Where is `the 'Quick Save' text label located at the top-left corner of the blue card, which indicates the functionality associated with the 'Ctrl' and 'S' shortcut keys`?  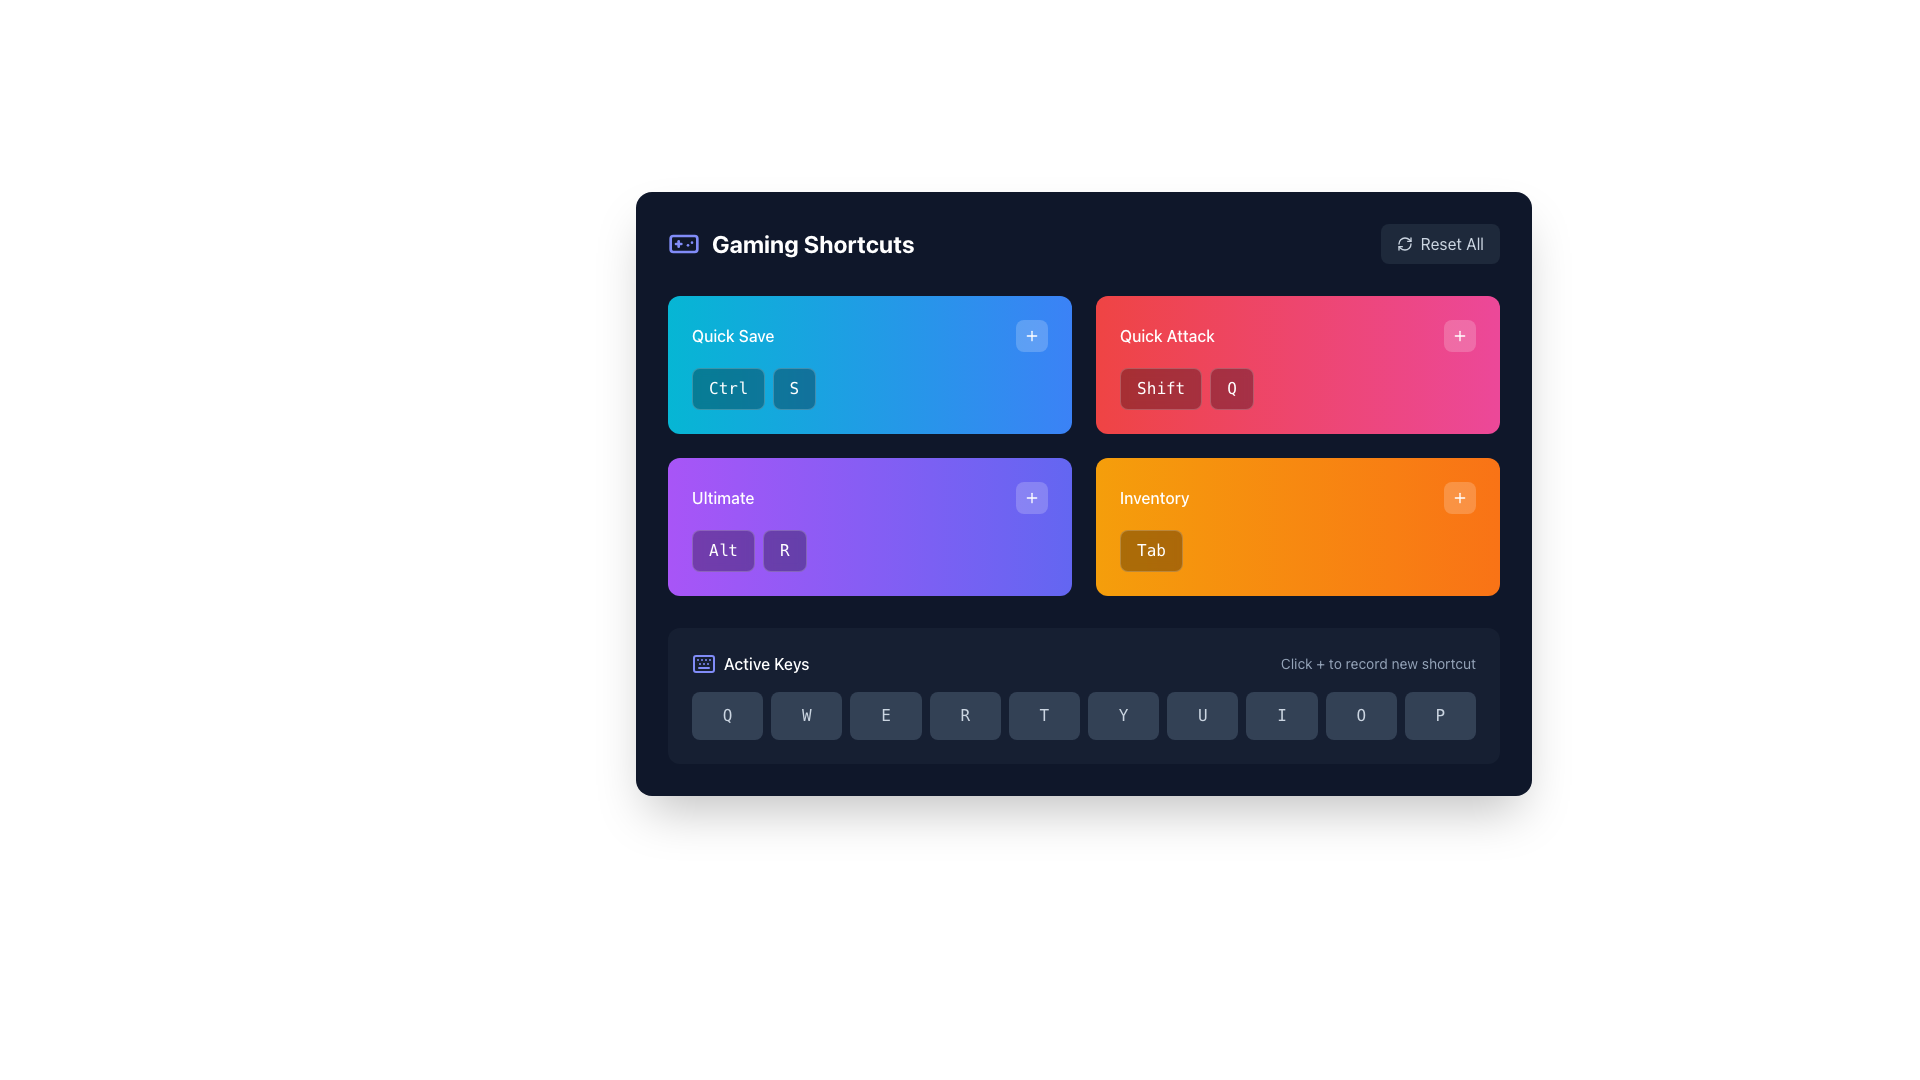
the 'Quick Save' text label located at the top-left corner of the blue card, which indicates the functionality associated with the 'Ctrl' and 'S' shortcut keys is located at coordinates (732, 334).